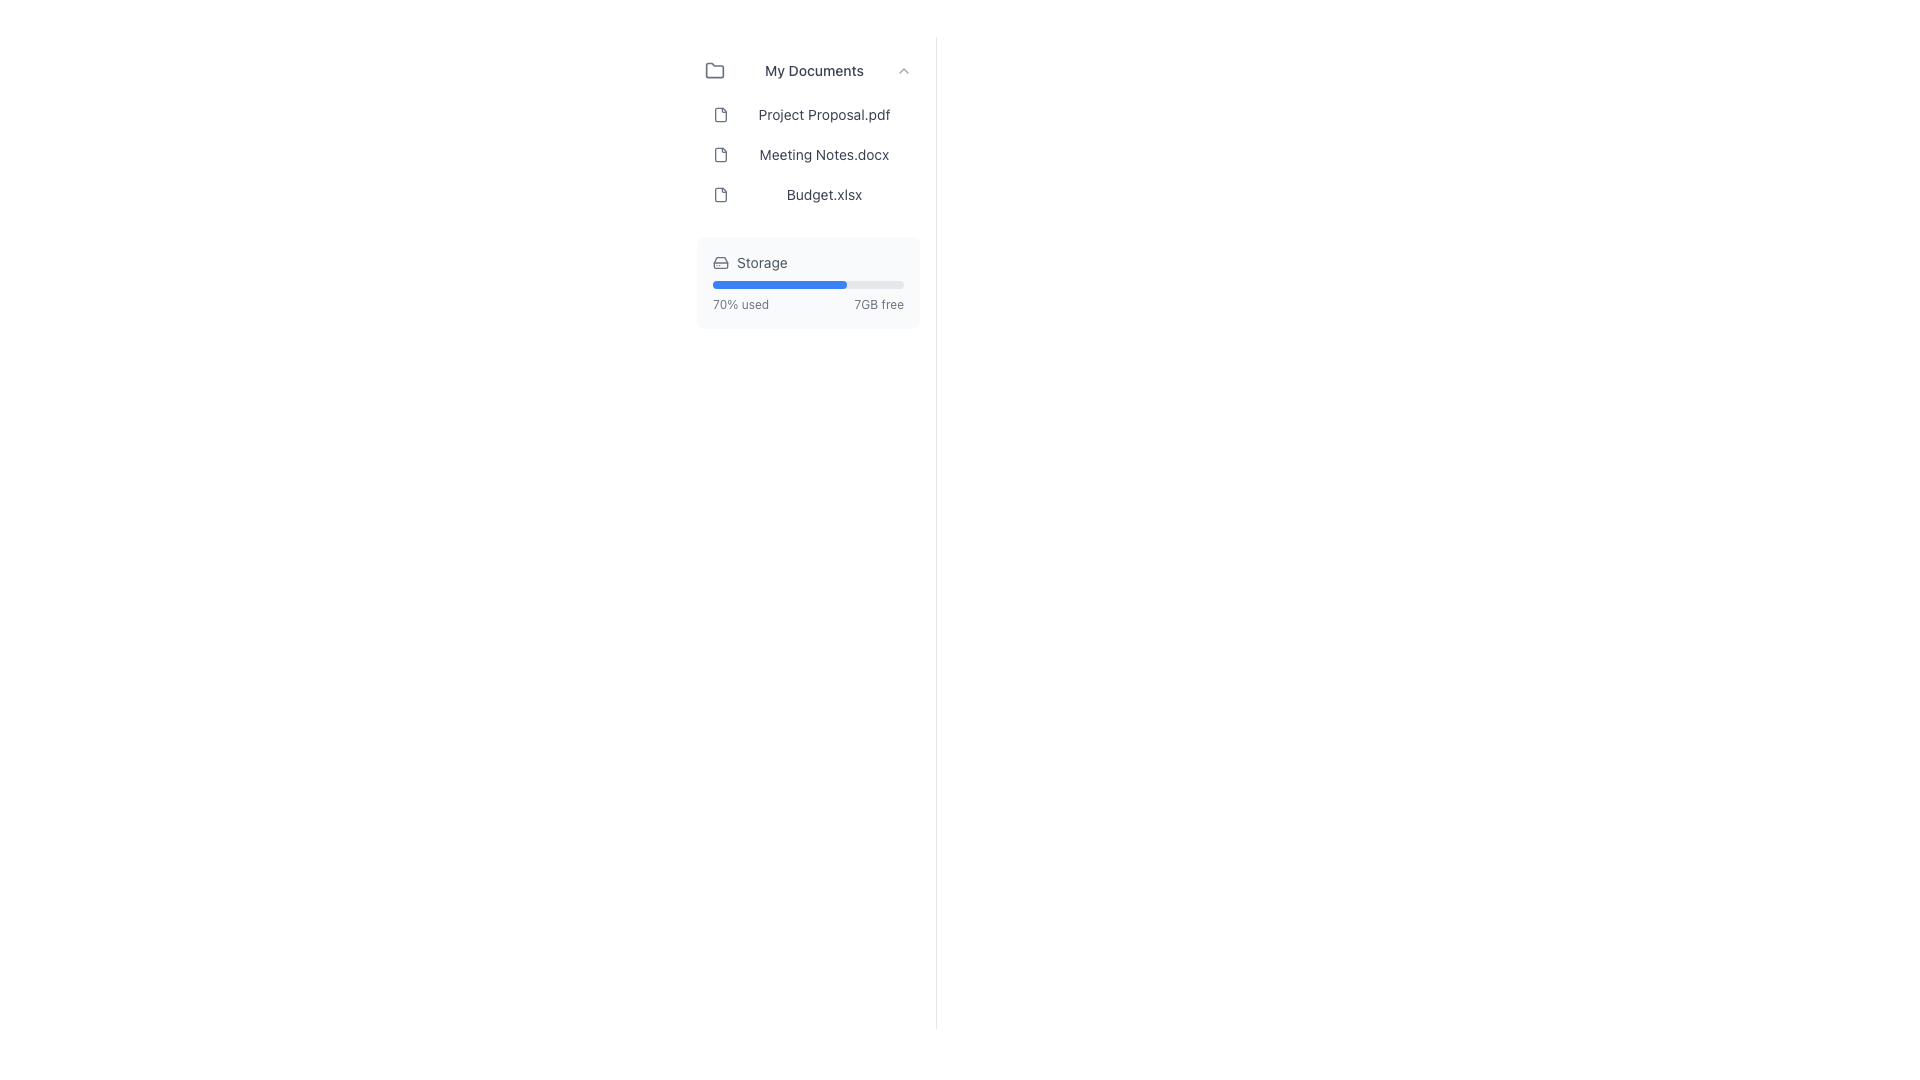 The height and width of the screenshot is (1080, 1920). What do you see at coordinates (824, 195) in the screenshot?
I see `the text label displaying the filename 'Budget.xlsx'` at bounding box center [824, 195].